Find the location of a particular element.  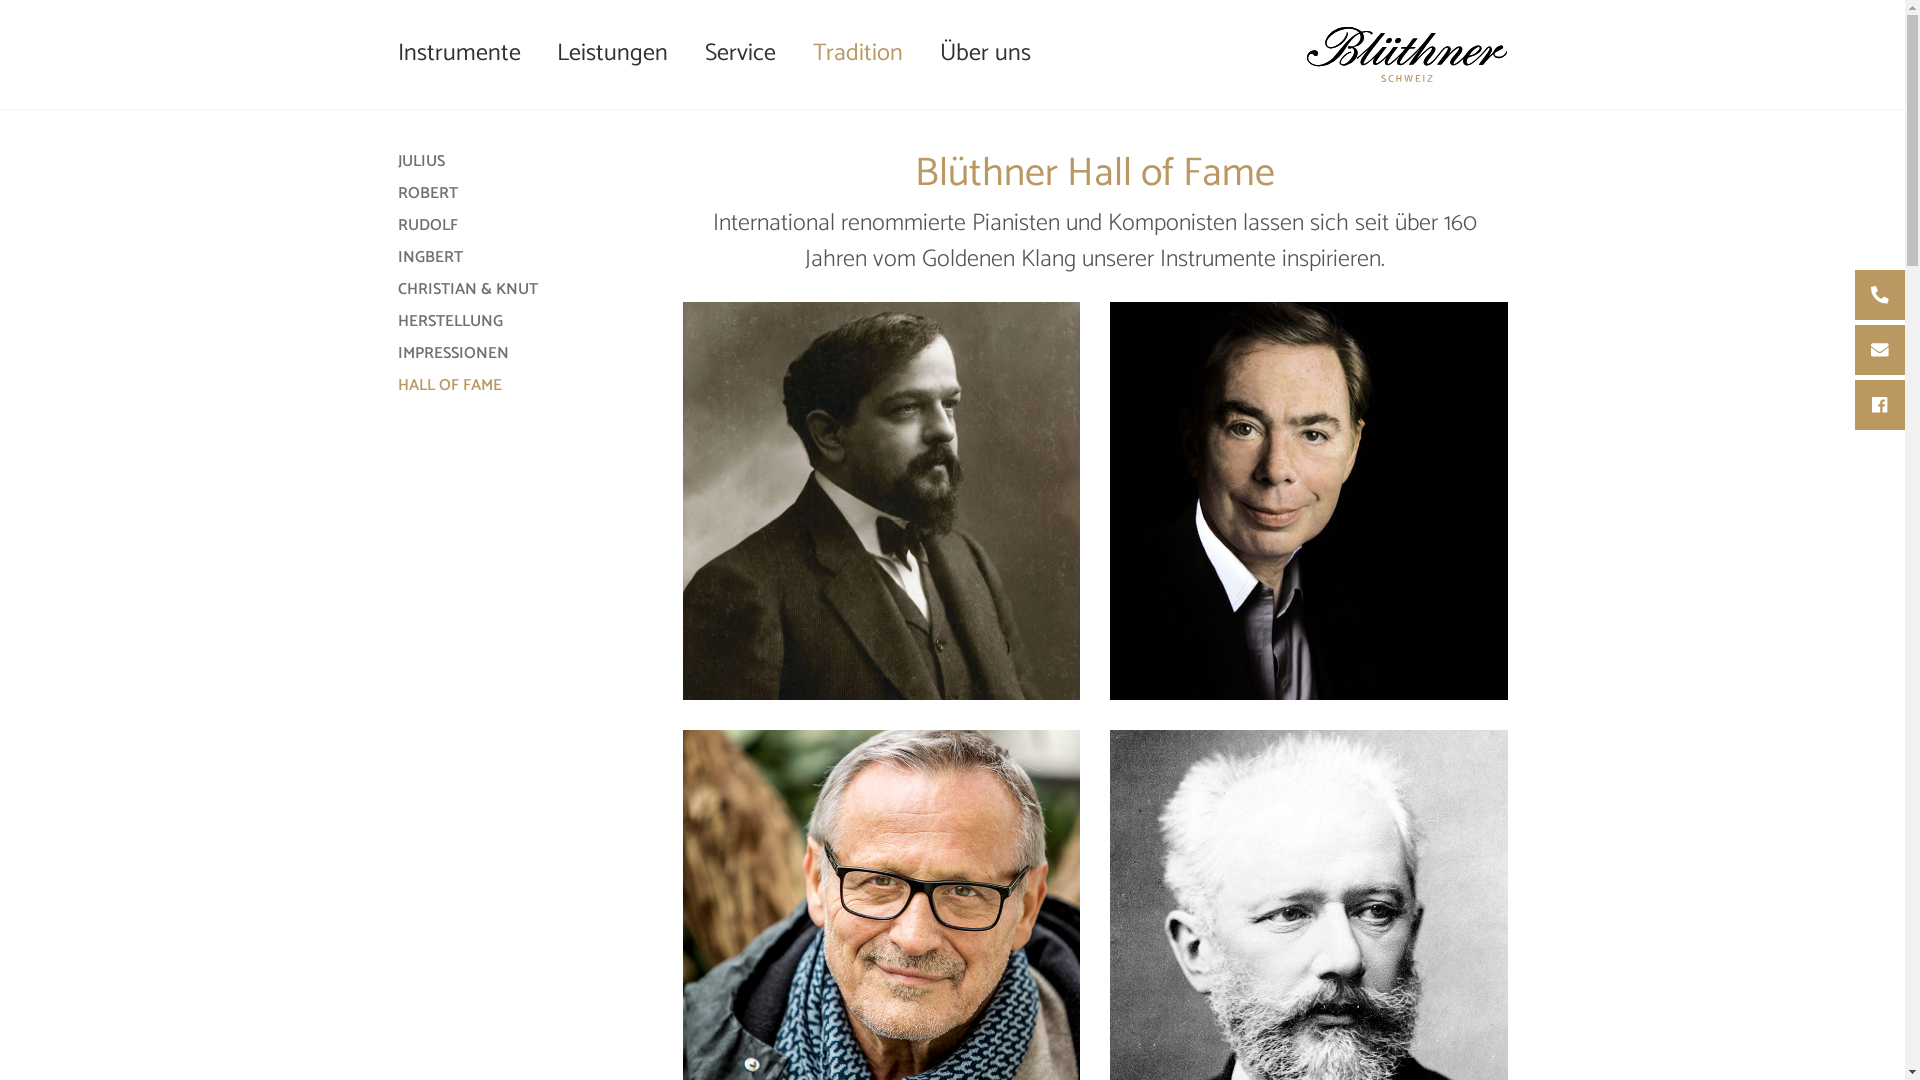

'CHRISTIAN & KNUT' is located at coordinates (467, 289).